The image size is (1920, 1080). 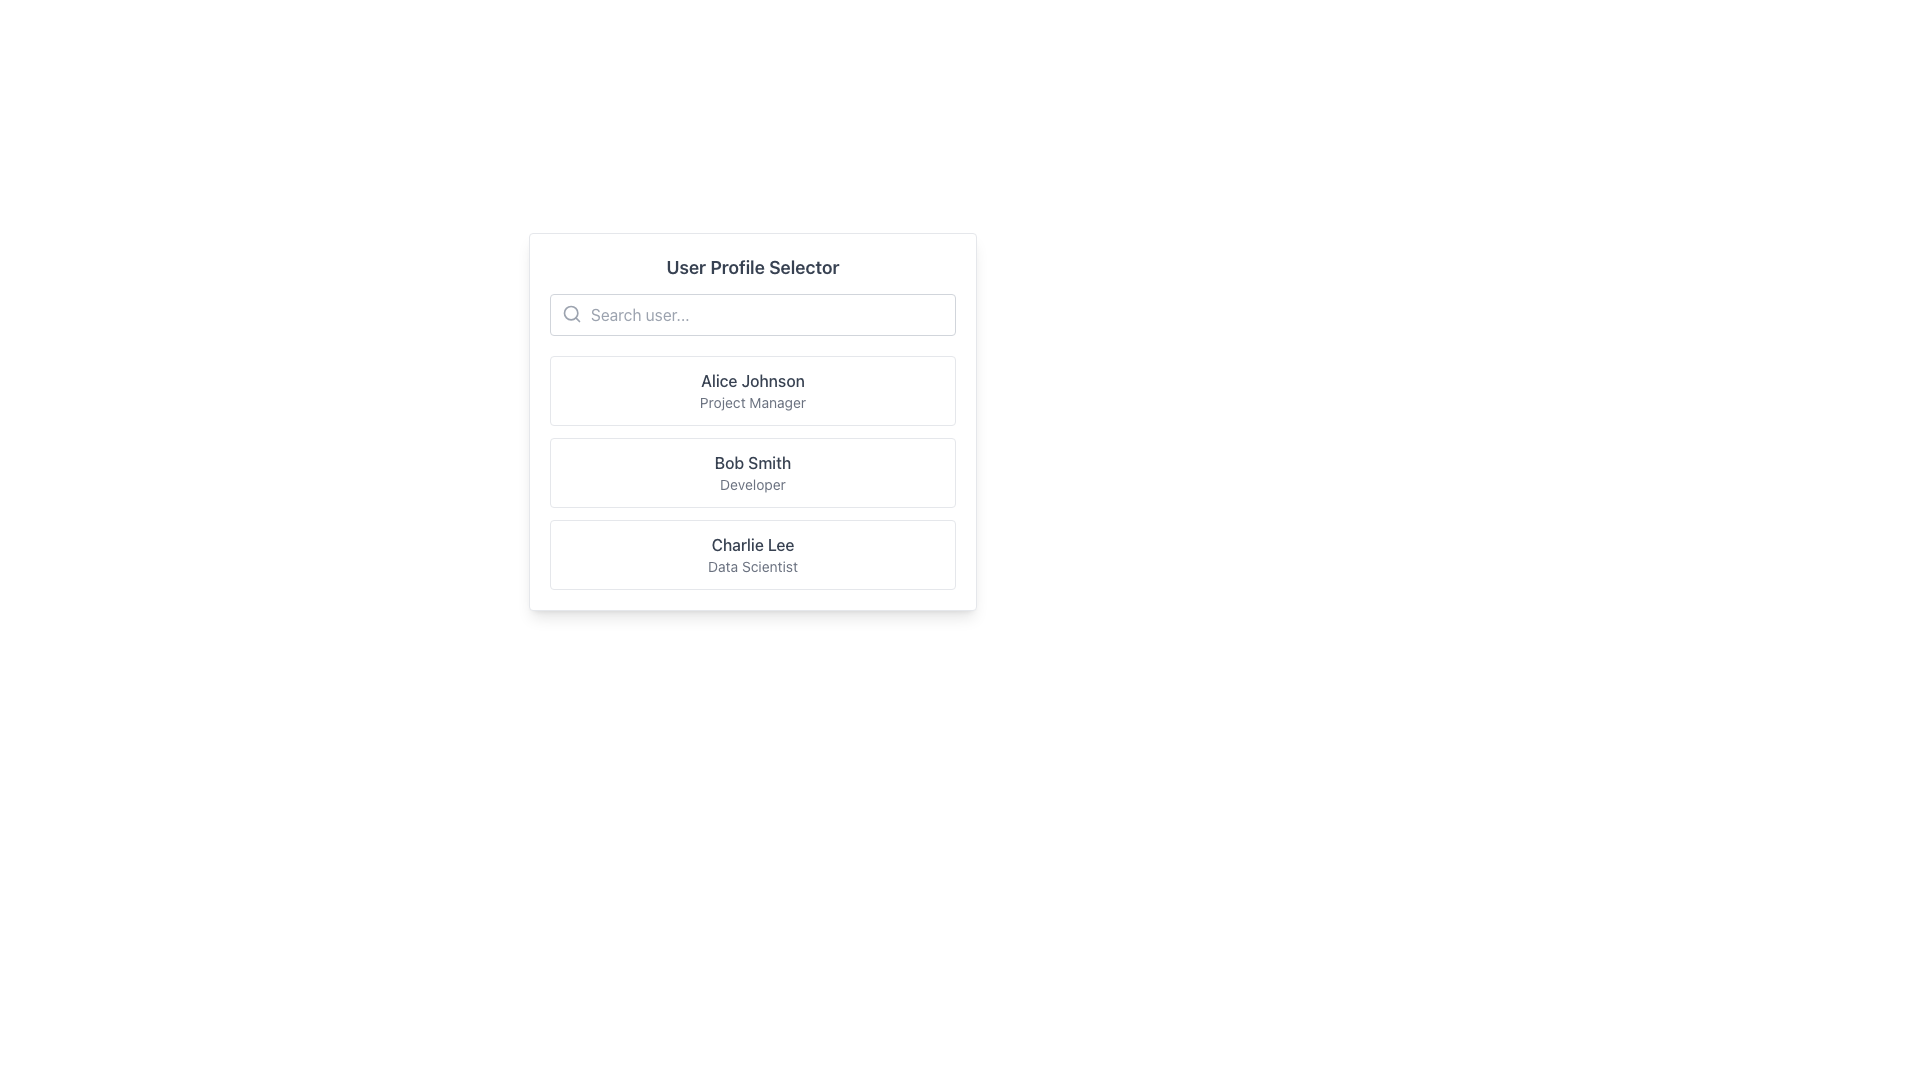 I want to click on the search icon located to the left of the search input field below the 'User Profile Selector' title, so click(x=570, y=313).